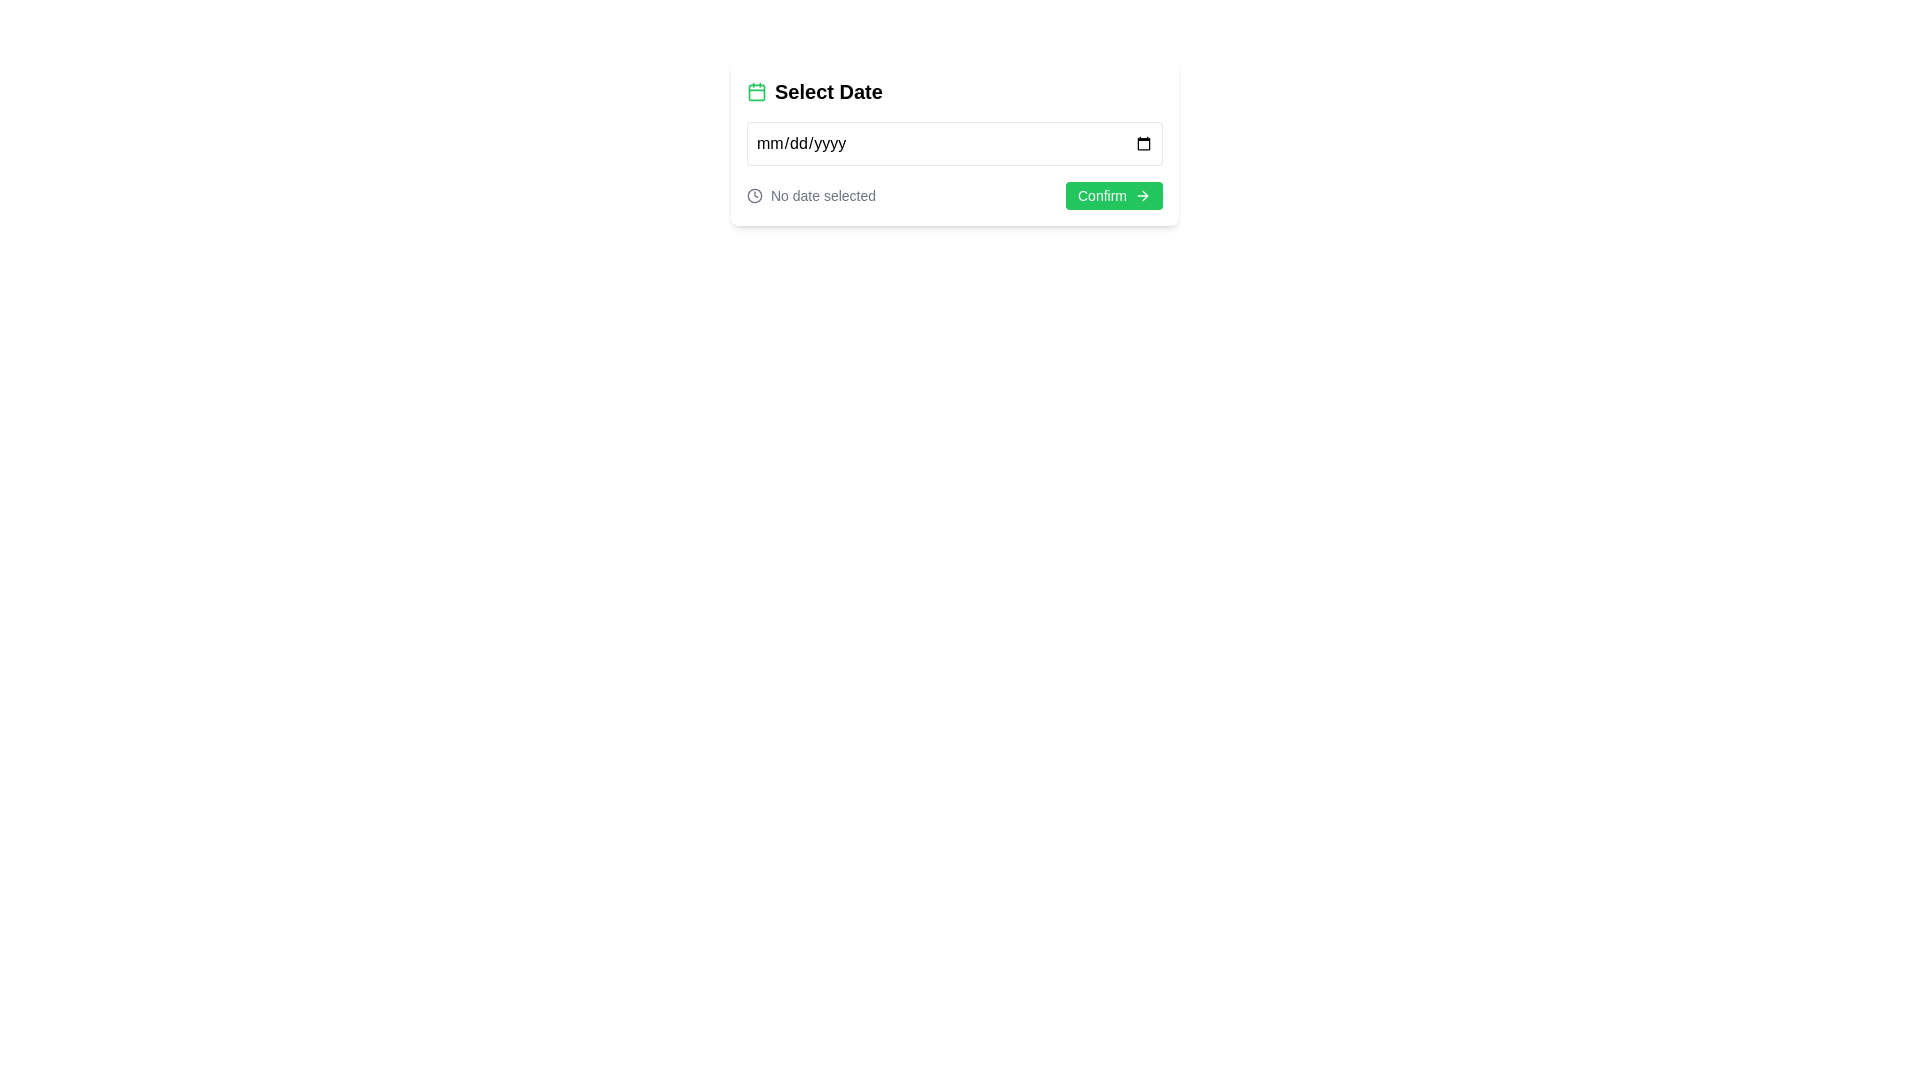 This screenshot has height=1080, width=1920. What do you see at coordinates (756, 92) in the screenshot?
I see `the green calendar icon located to the left of the 'Select Date' section, which is visually distinct with outlined strokes` at bounding box center [756, 92].